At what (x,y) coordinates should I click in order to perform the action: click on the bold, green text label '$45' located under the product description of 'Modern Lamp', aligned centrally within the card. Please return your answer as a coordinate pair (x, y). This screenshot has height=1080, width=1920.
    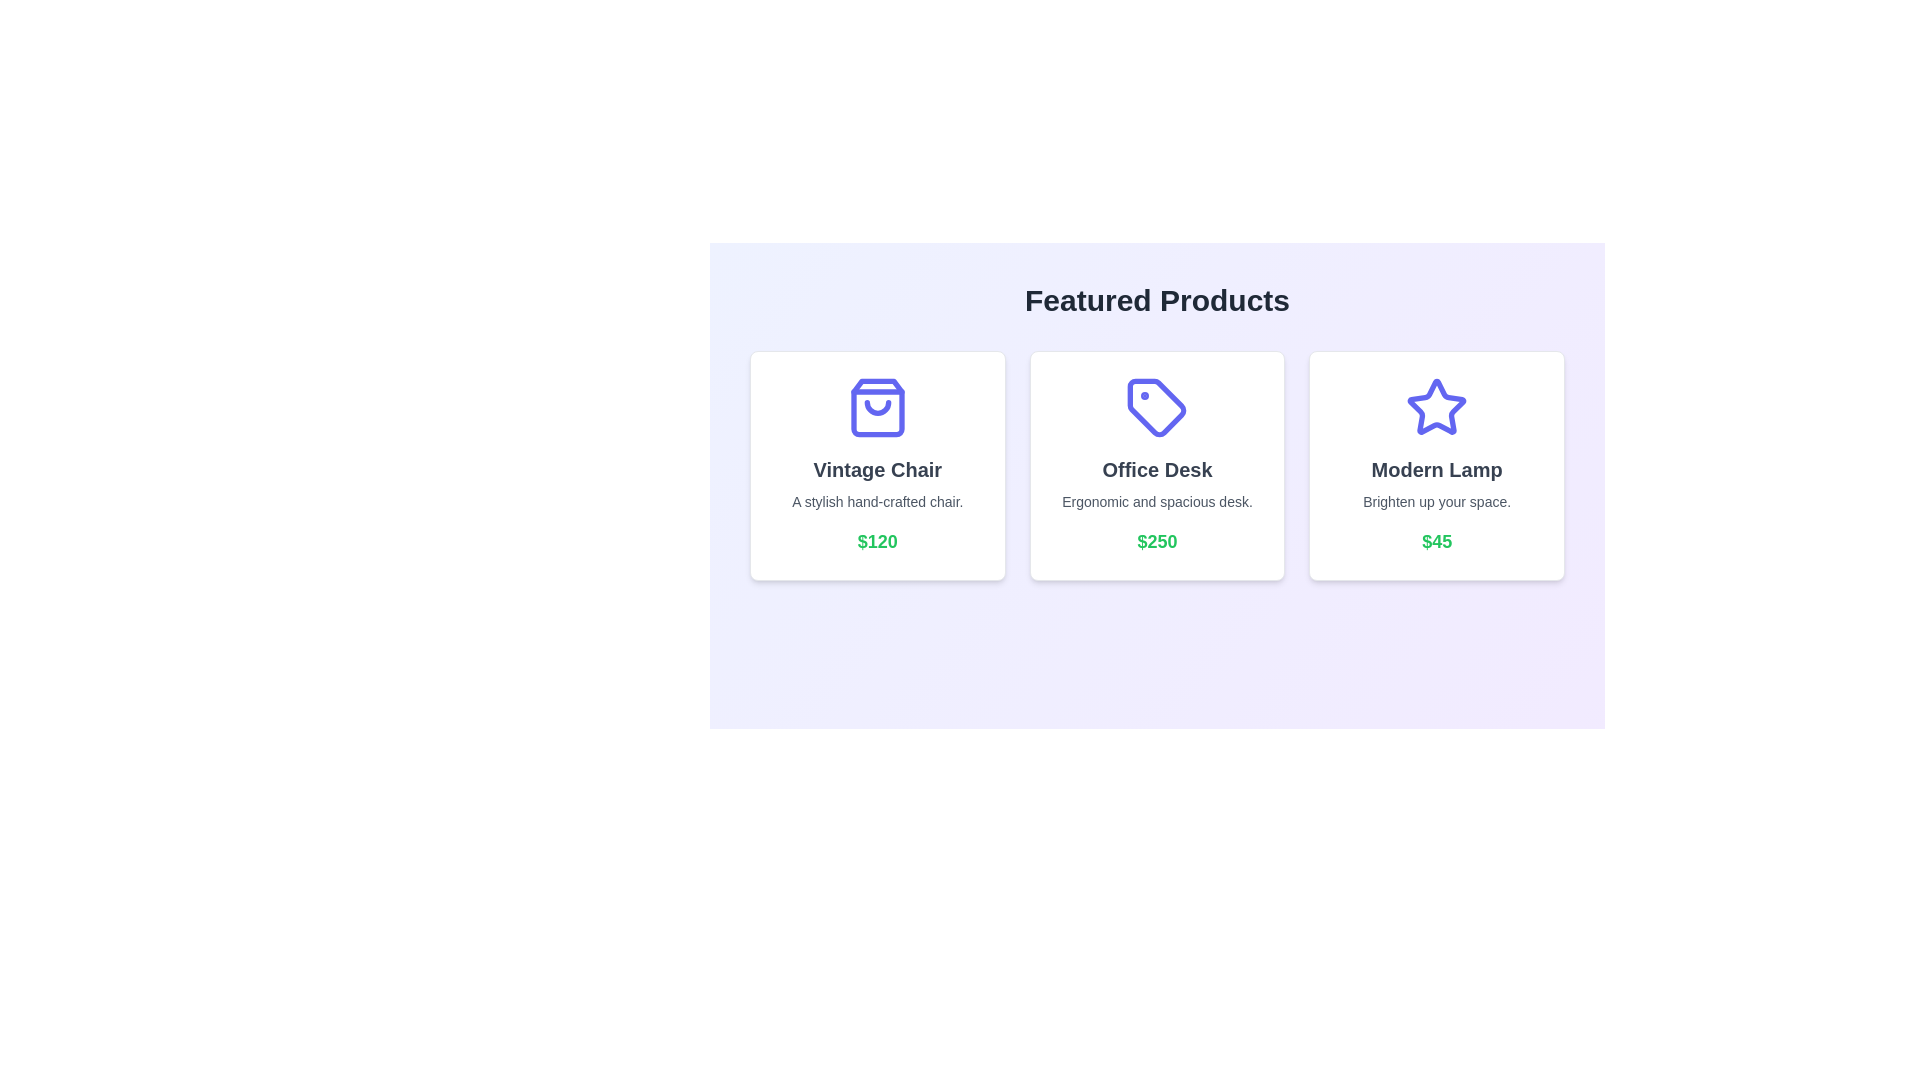
    Looking at the image, I should click on (1436, 542).